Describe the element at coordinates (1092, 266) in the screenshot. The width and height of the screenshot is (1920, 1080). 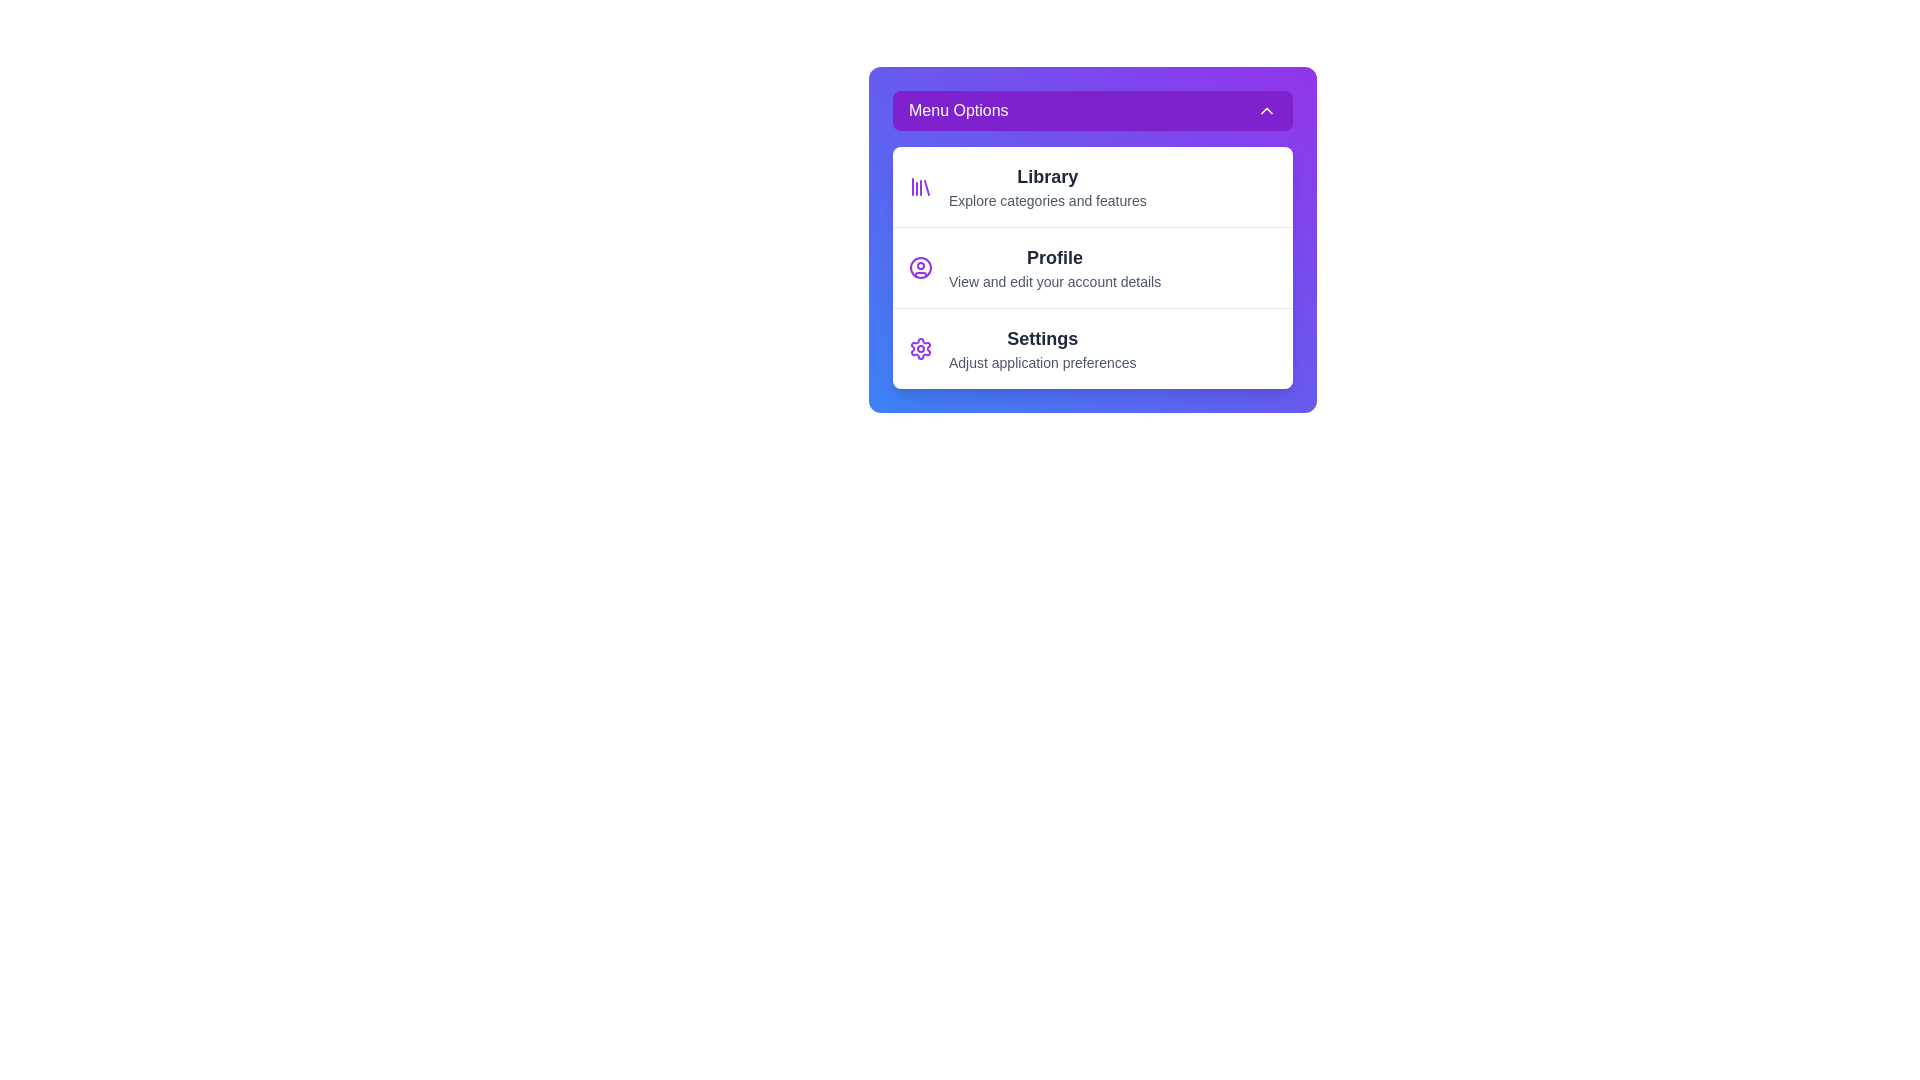
I see `the 'Profile' navigation link, which is the second item in the menu` at that location.